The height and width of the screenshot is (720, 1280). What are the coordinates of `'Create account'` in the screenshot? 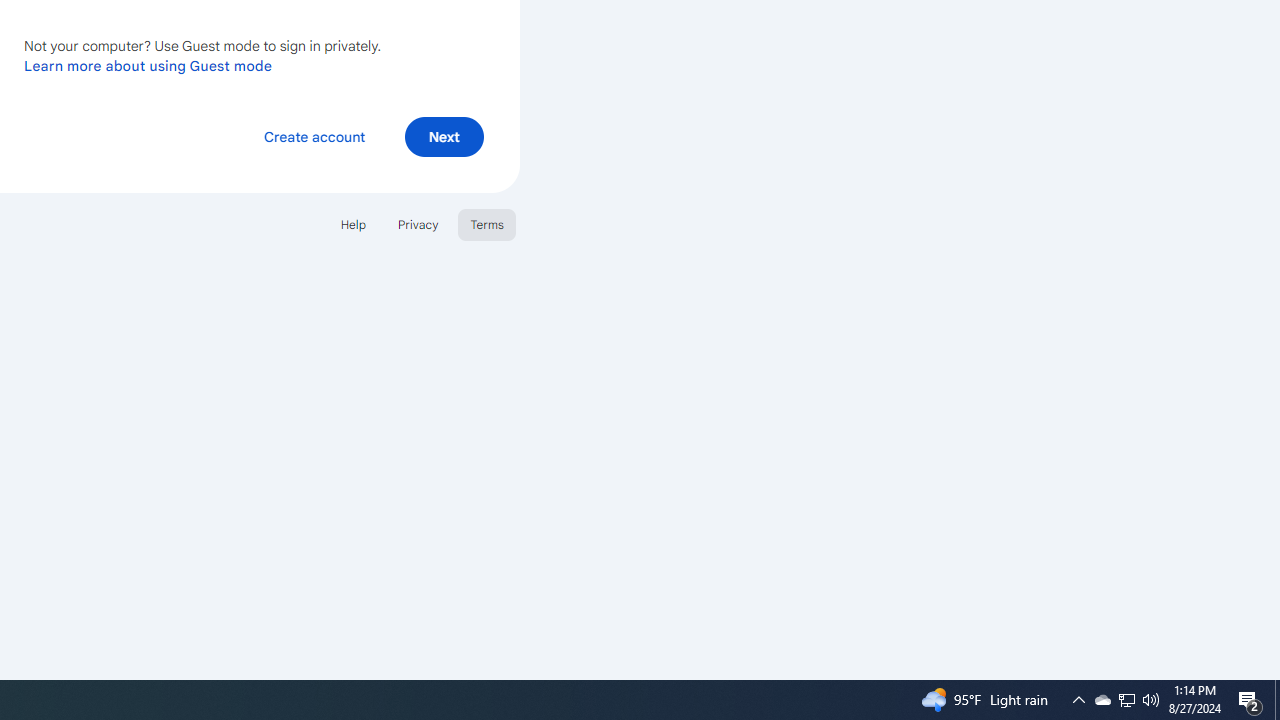 It's located at (313, 135).